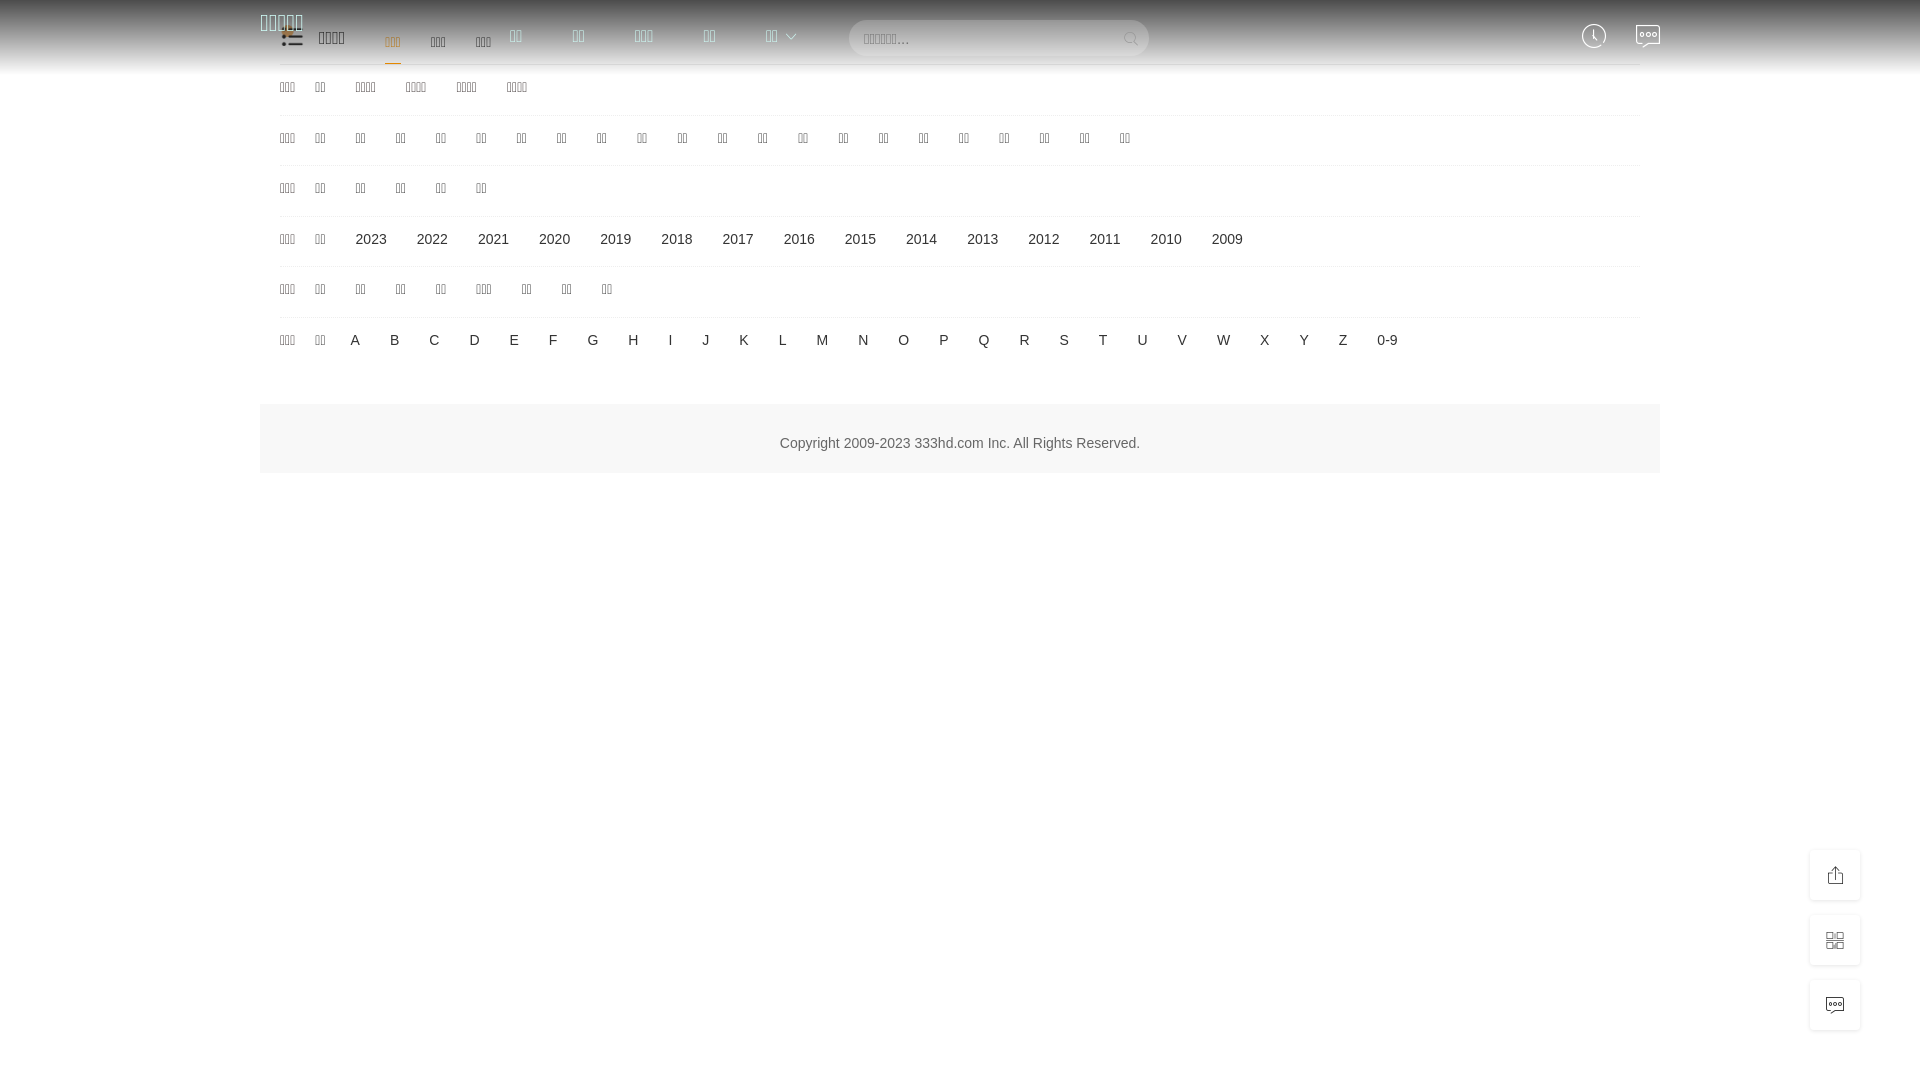 Image resolution: width=1920 pixels, height=1080 pixels. I want to click on '2013', so click(982, 238).